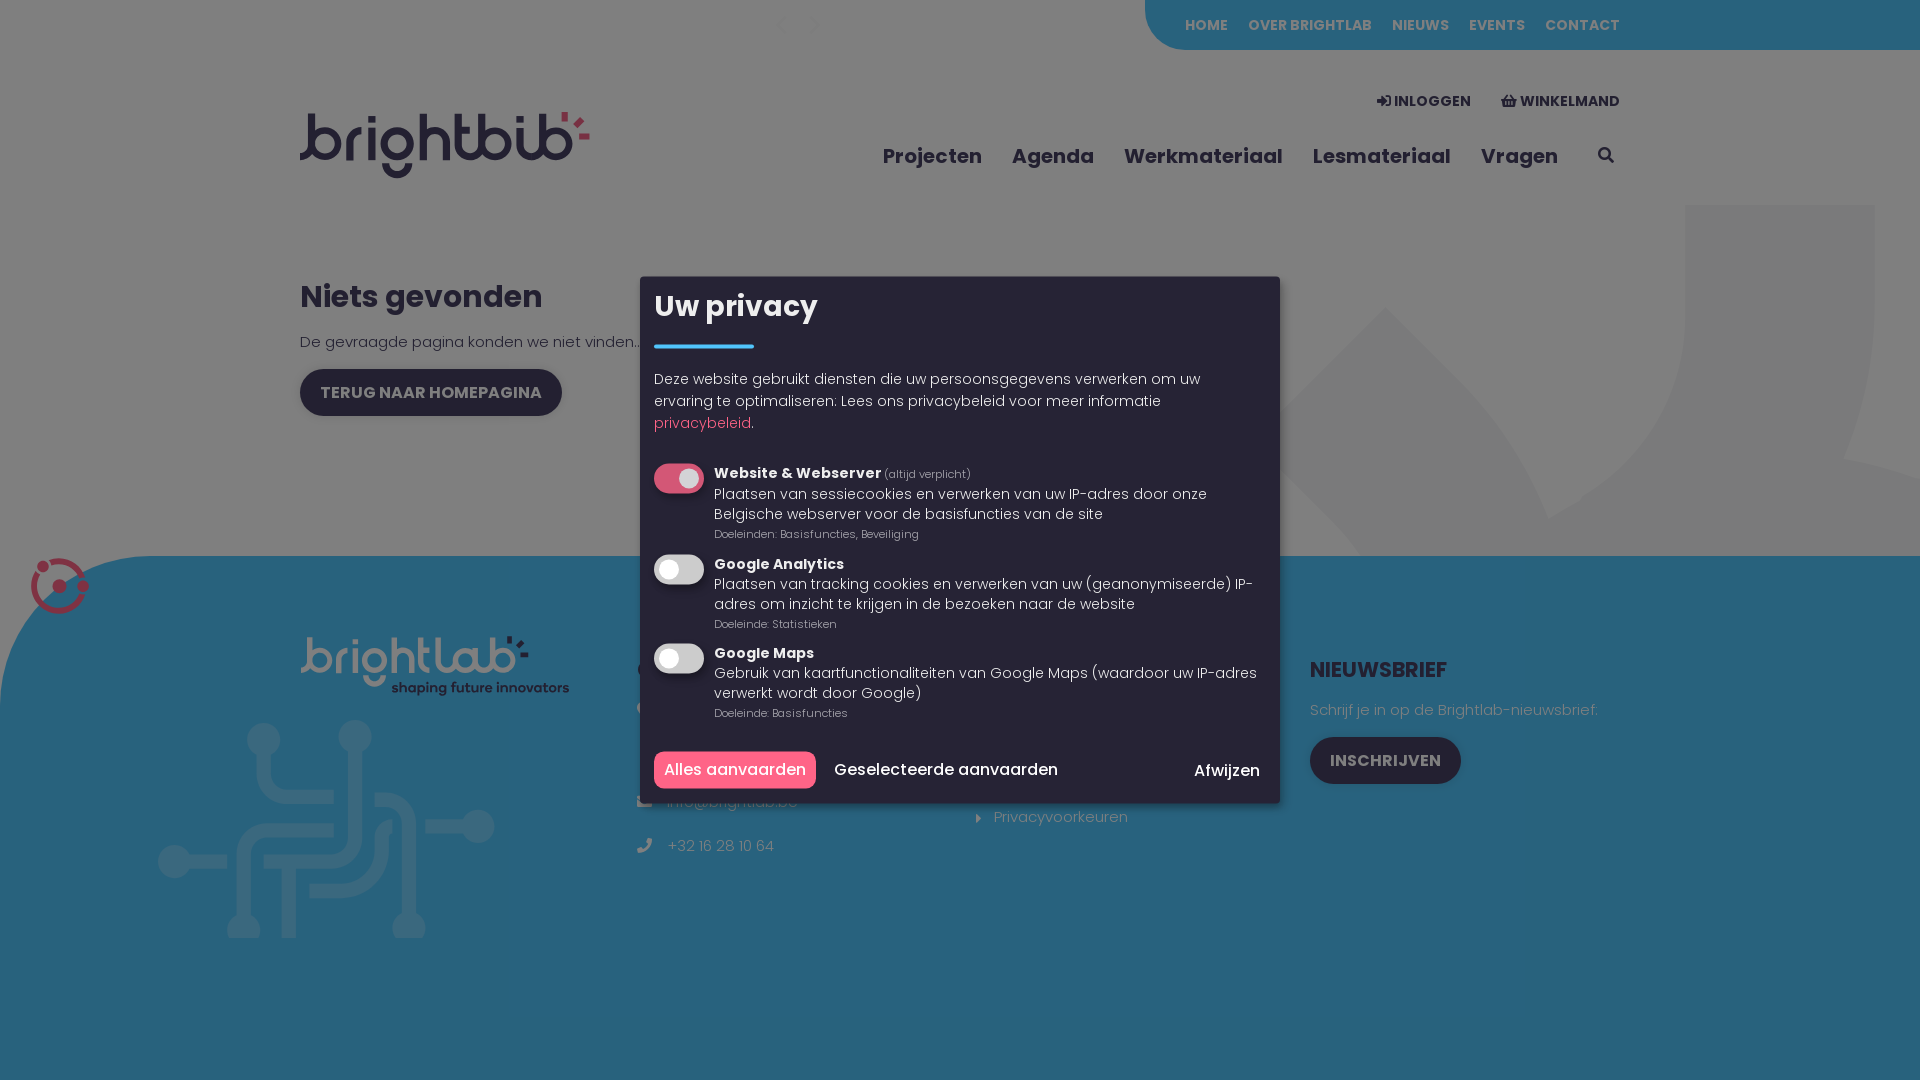  Describe the element at coordinates (702, 423) in the screenshot. I see `'privacybeleid'` at that location.